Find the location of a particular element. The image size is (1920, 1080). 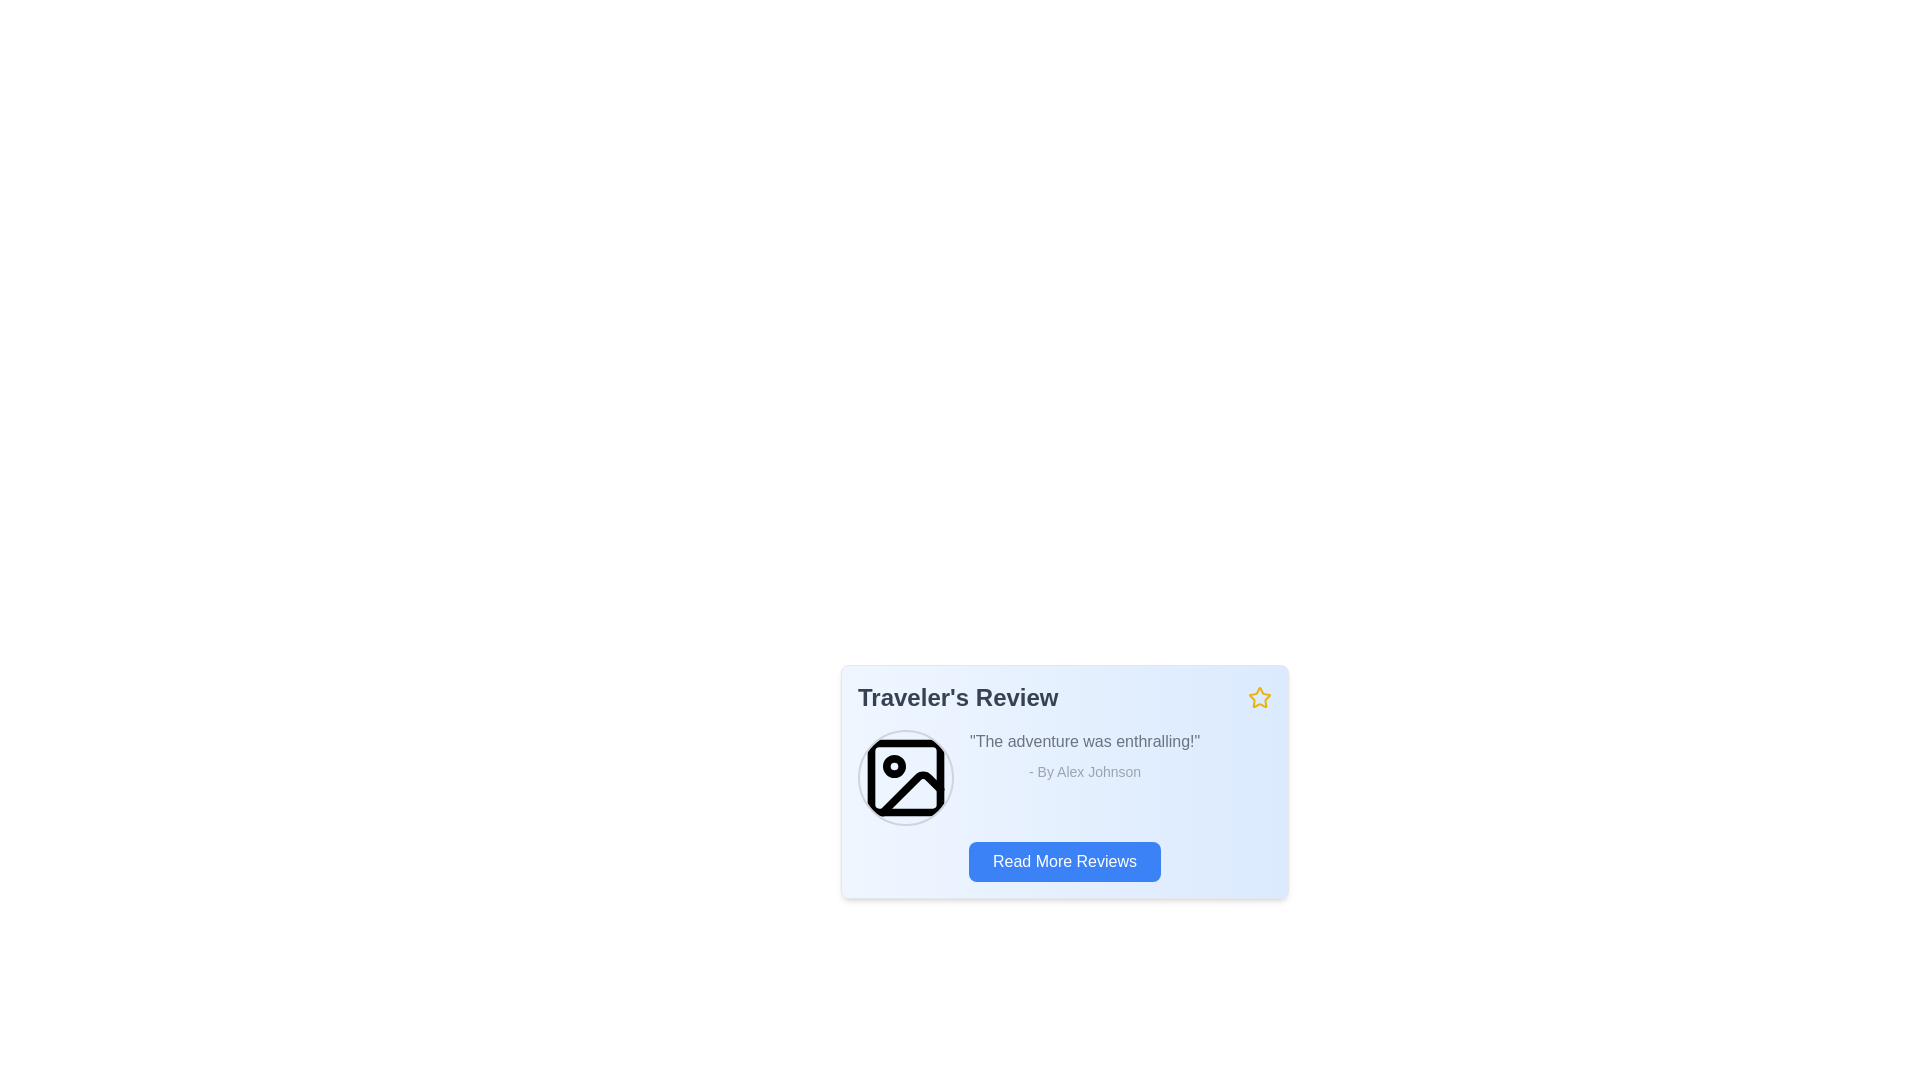

text review displayed in the section titled 'Traveler's Review', which contains the message 'The adventure was enthralling! - By Alex Johnson' is located at coordinates (1064, 777).